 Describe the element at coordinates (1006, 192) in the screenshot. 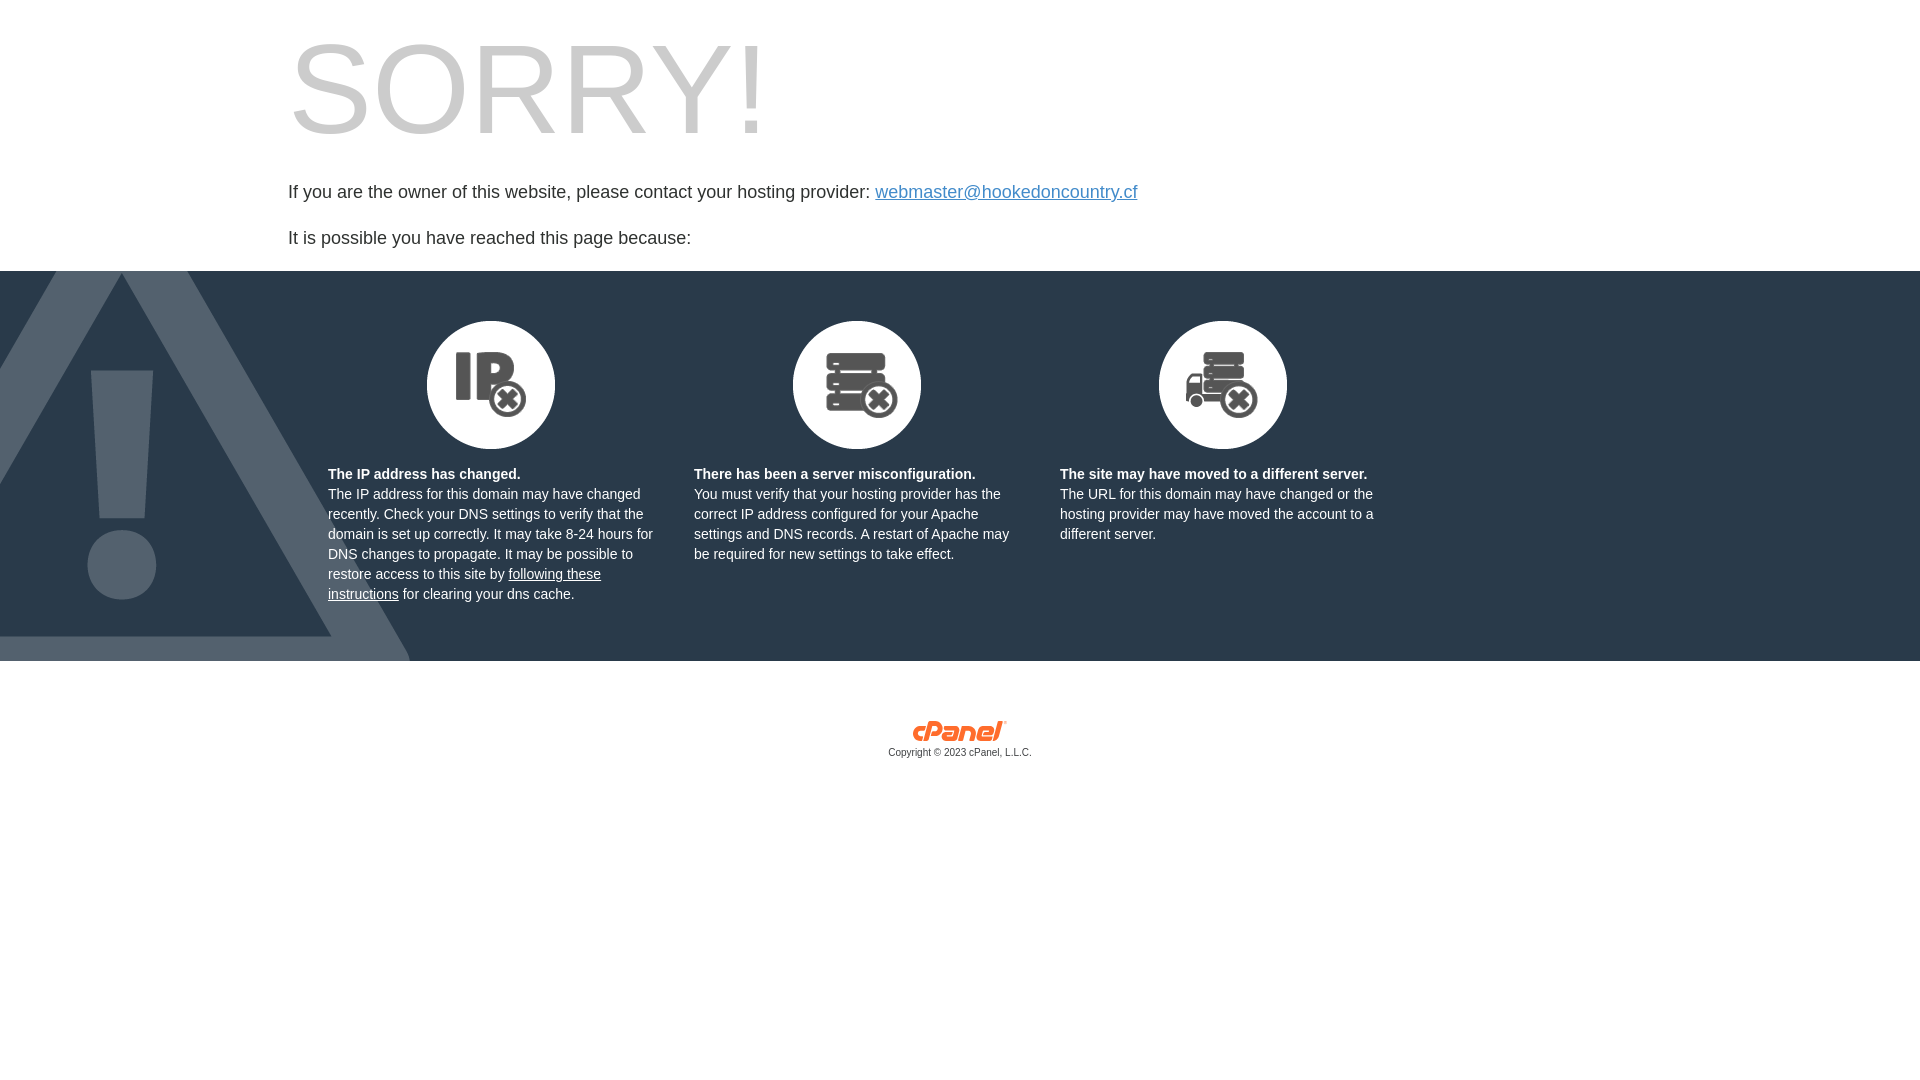

I see `'webmaster@hookedoncountry.cf'` at that location.